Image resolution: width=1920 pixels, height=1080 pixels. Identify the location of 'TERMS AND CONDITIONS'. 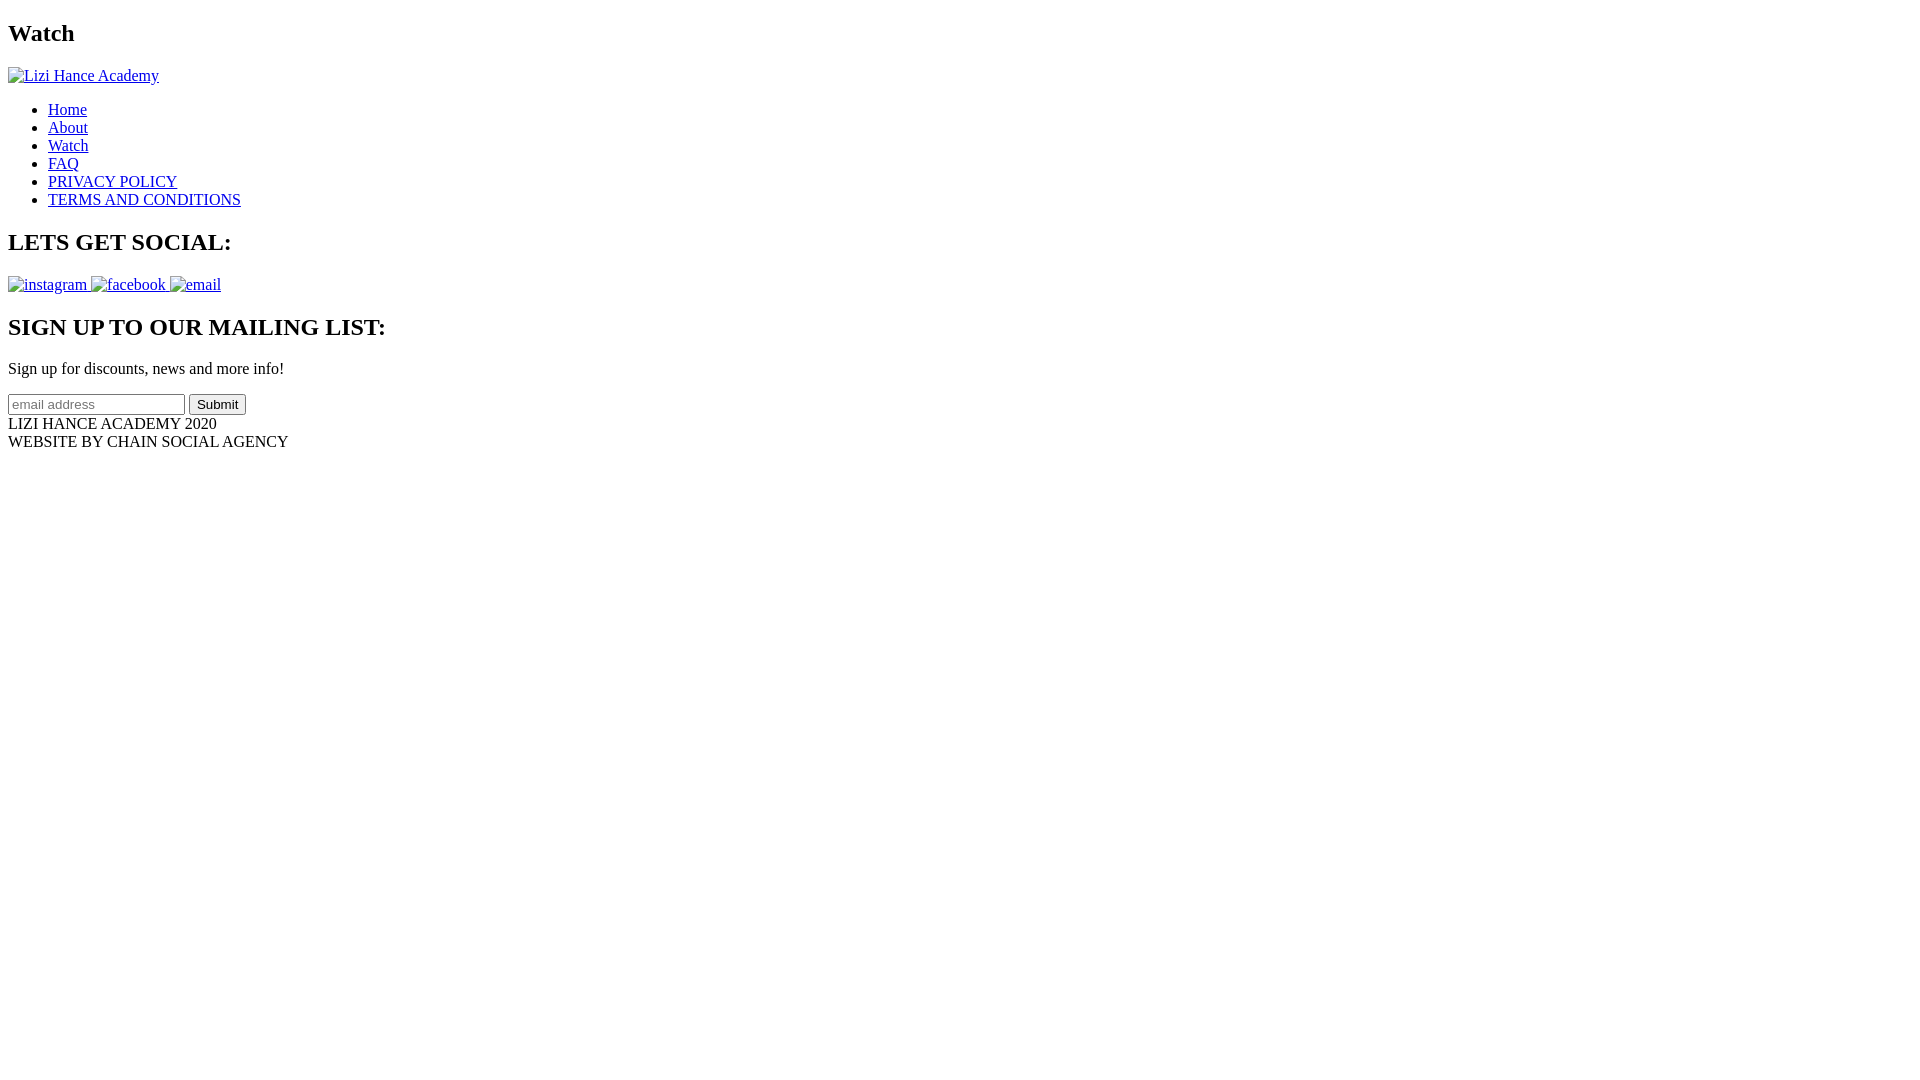
(143, 199).